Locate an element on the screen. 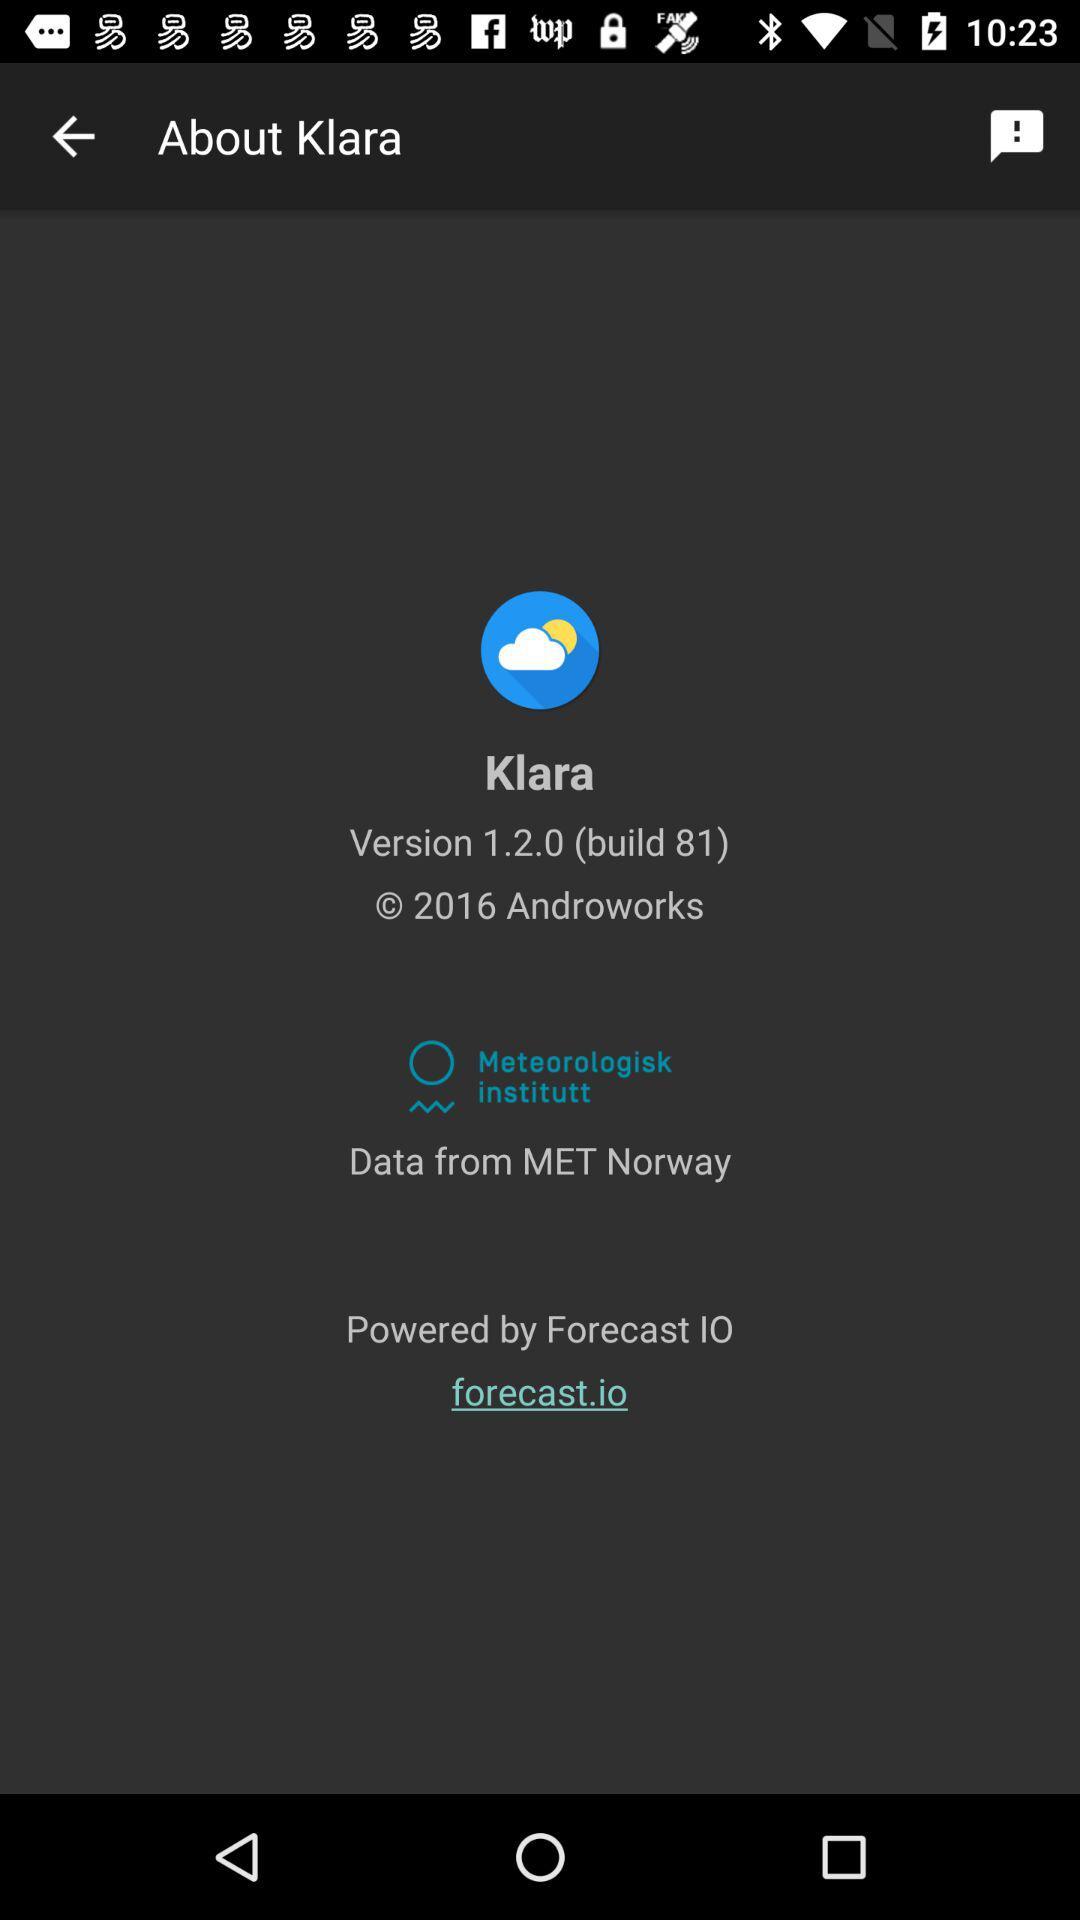 This screenshot has height=1920, width=1080. the item to the right of the about klara item is located at coordinates (1017, 135).